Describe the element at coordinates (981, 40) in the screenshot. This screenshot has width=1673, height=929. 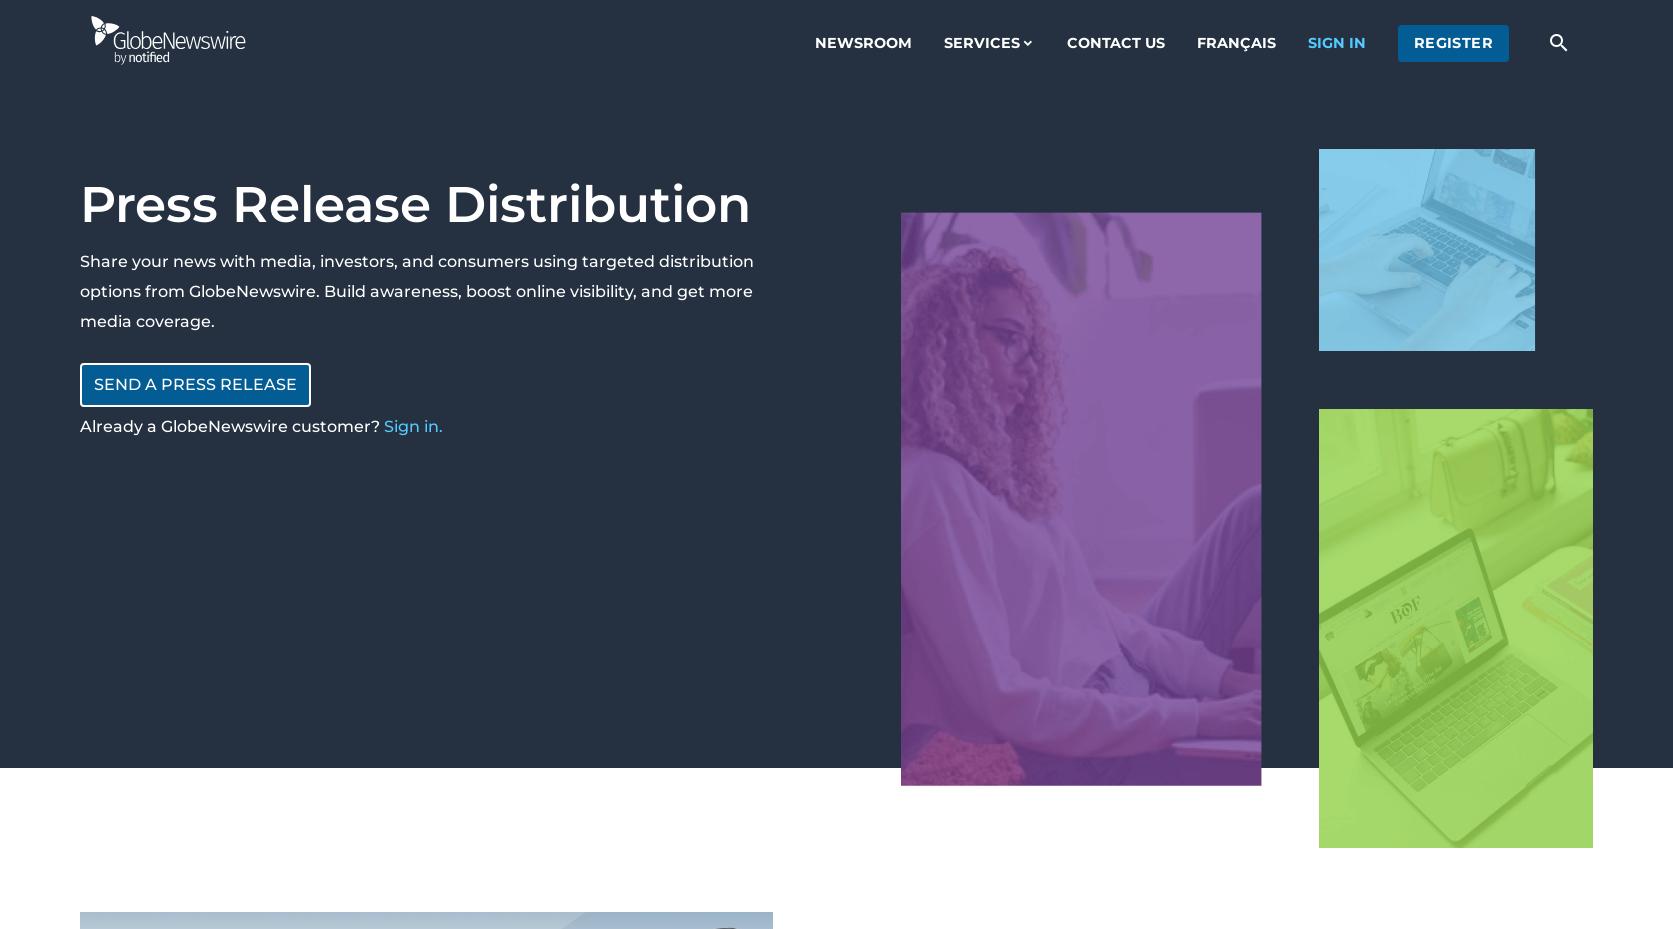
I see `'services'` at that location.